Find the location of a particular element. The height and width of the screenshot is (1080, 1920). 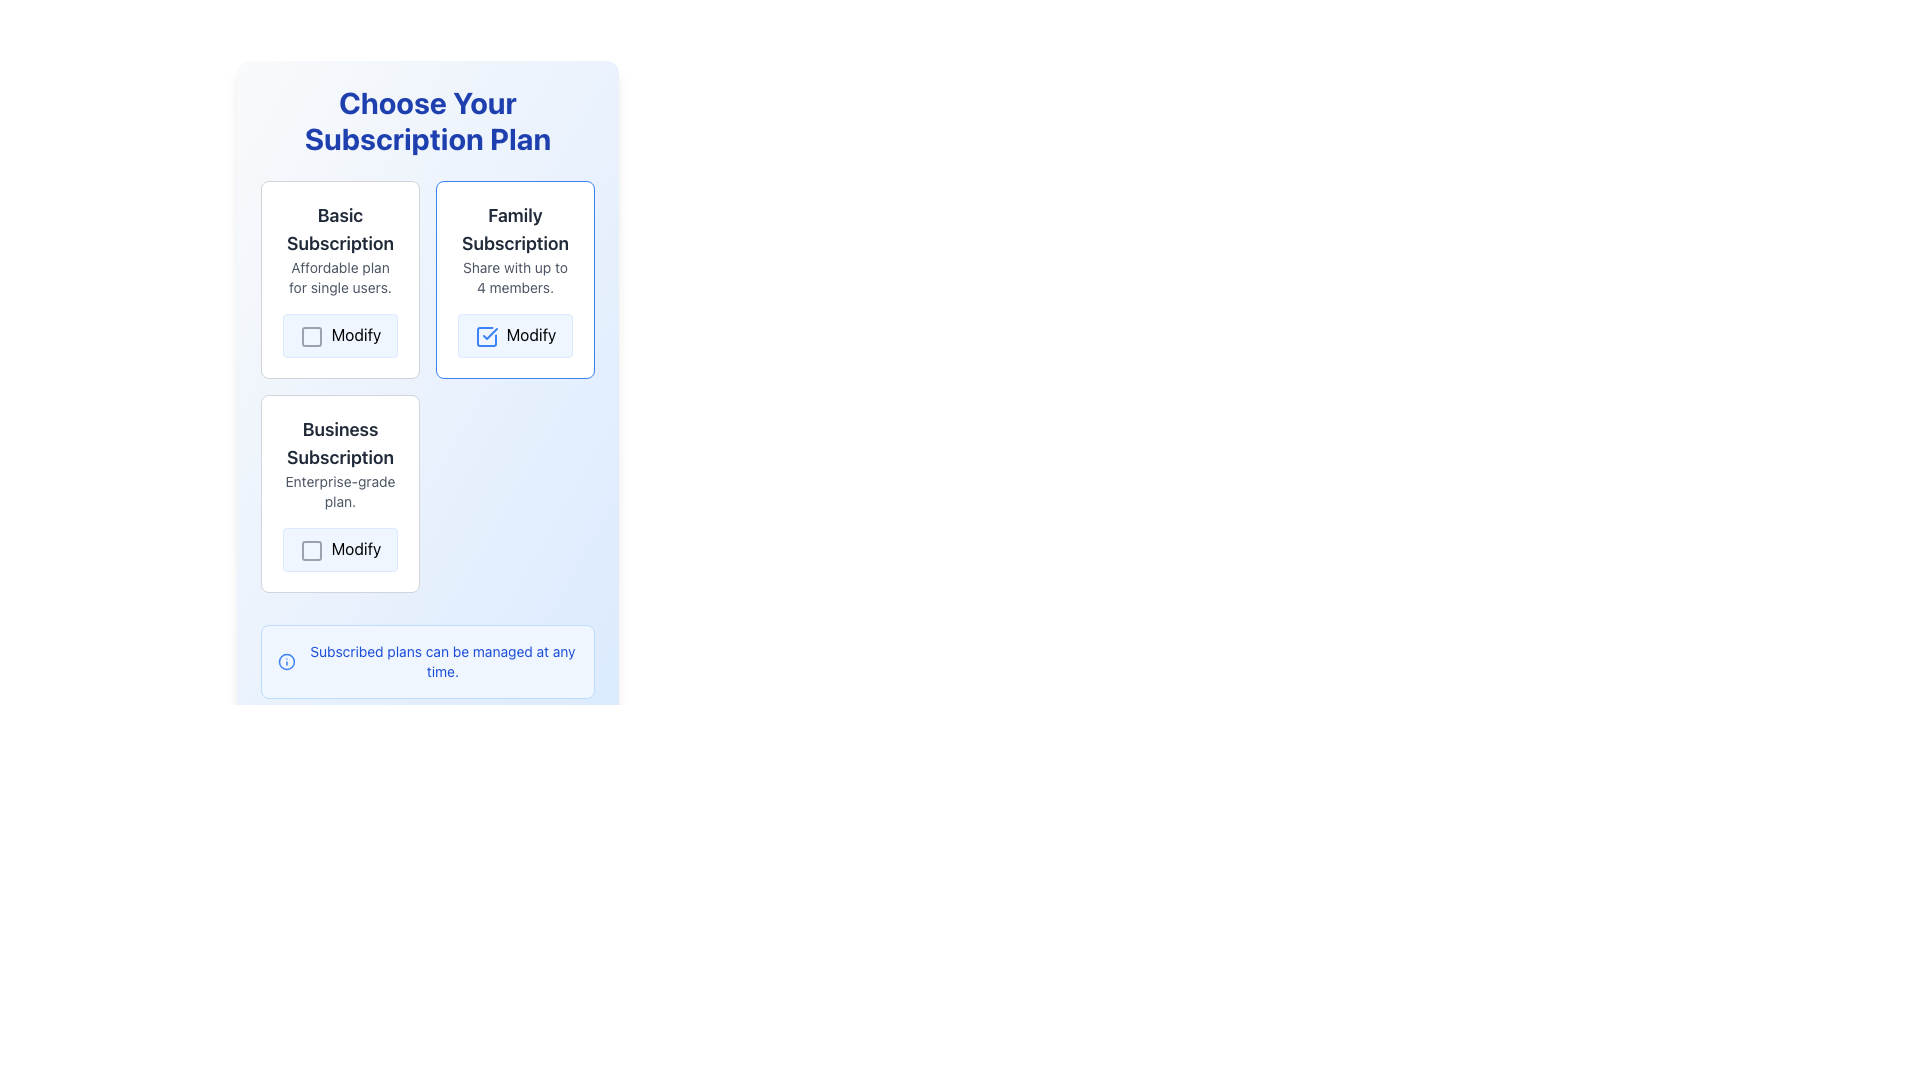

the icon within the 'Modify' button for the 'Basic Subscription' section, which indicates the action or type of interaction available is located at coordinates (310, 335).